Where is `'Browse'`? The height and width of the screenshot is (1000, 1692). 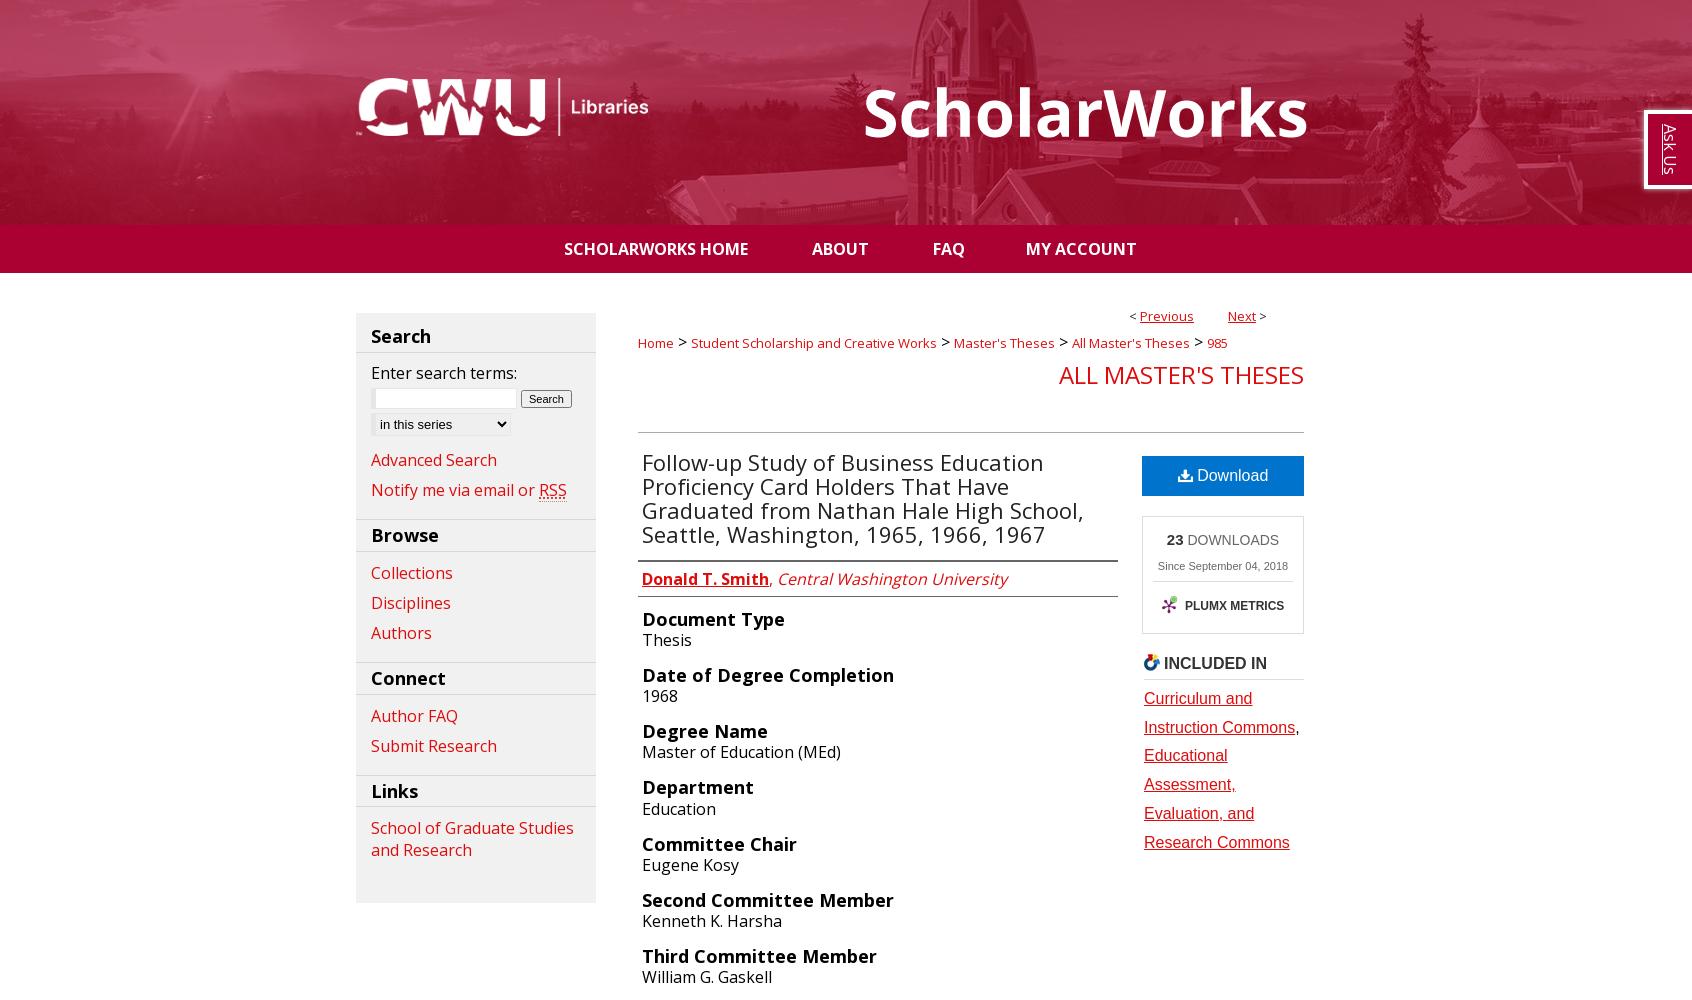
'Browse' is located at coordinates (405, 535).